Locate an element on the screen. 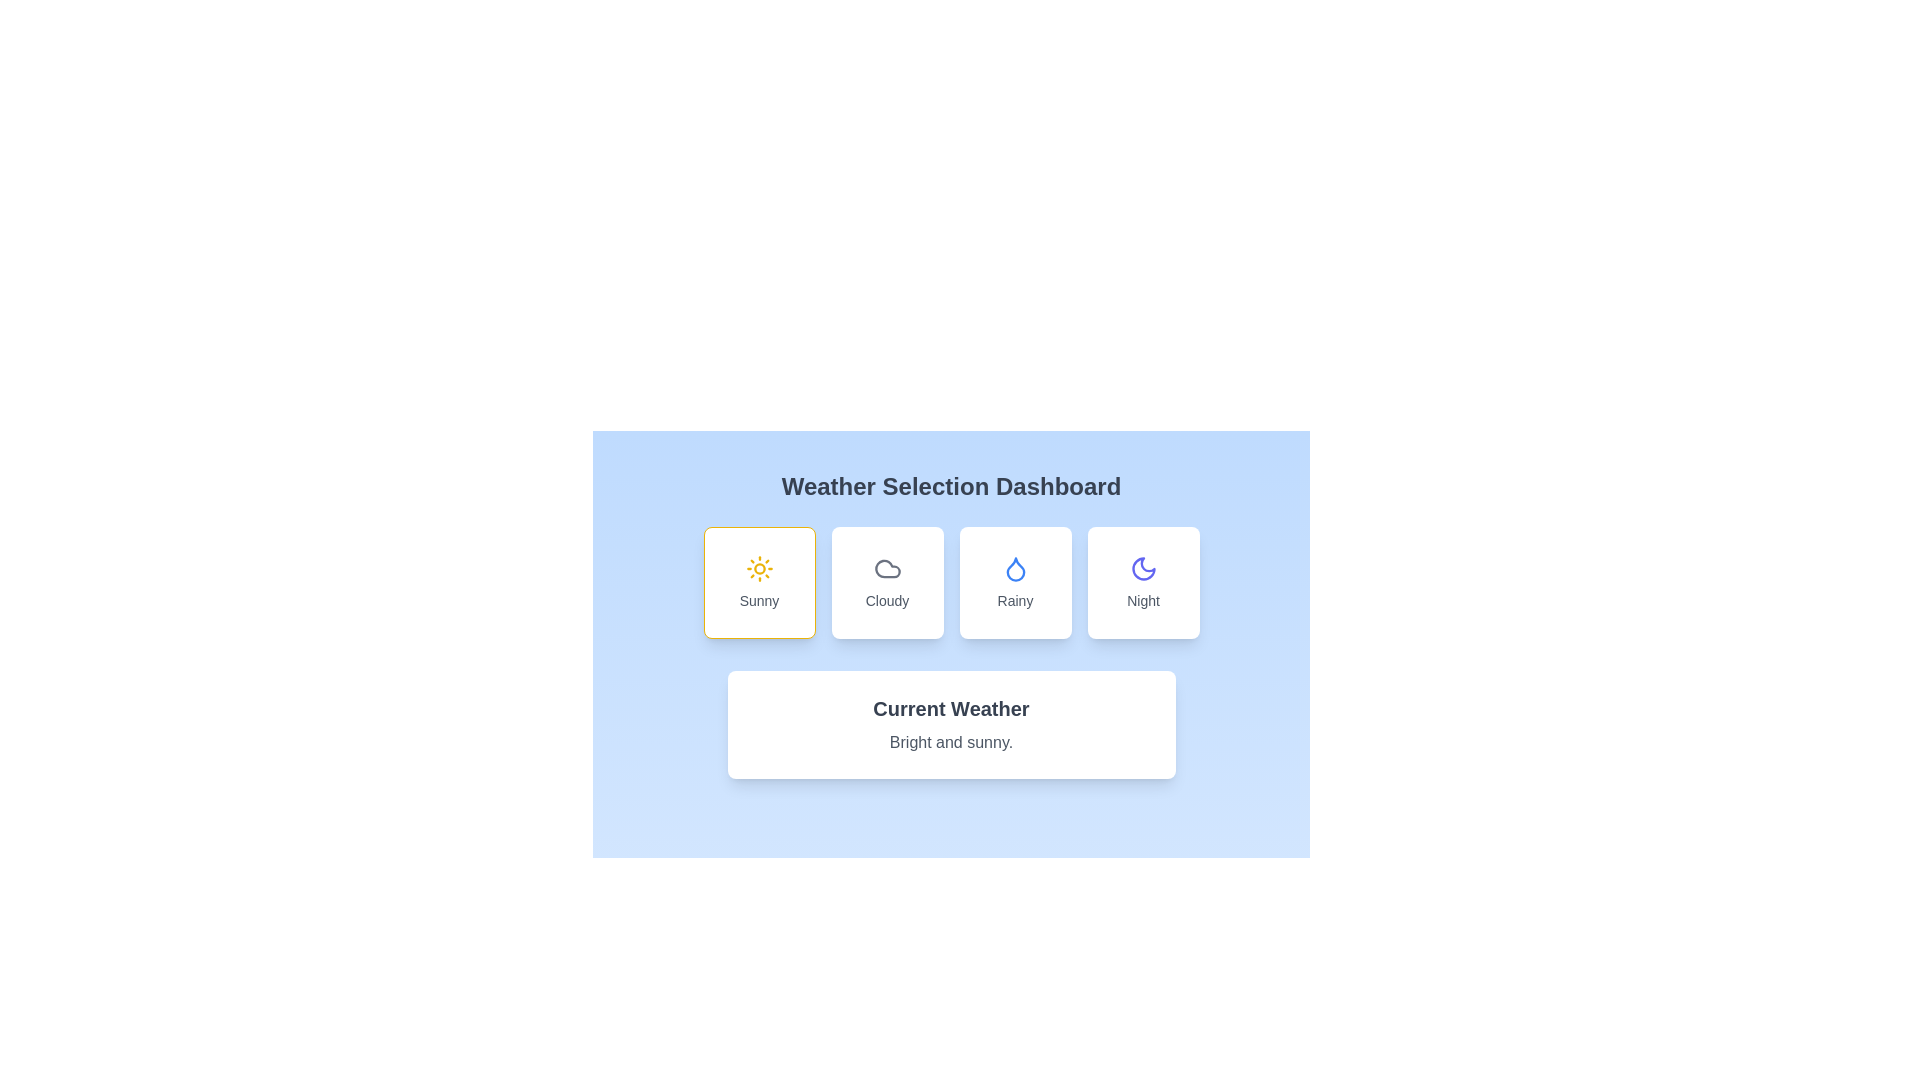 The image size is (1920, 1080). the 'Night' weather condition indicator SVG icon is located at coordinates (1143, 569).